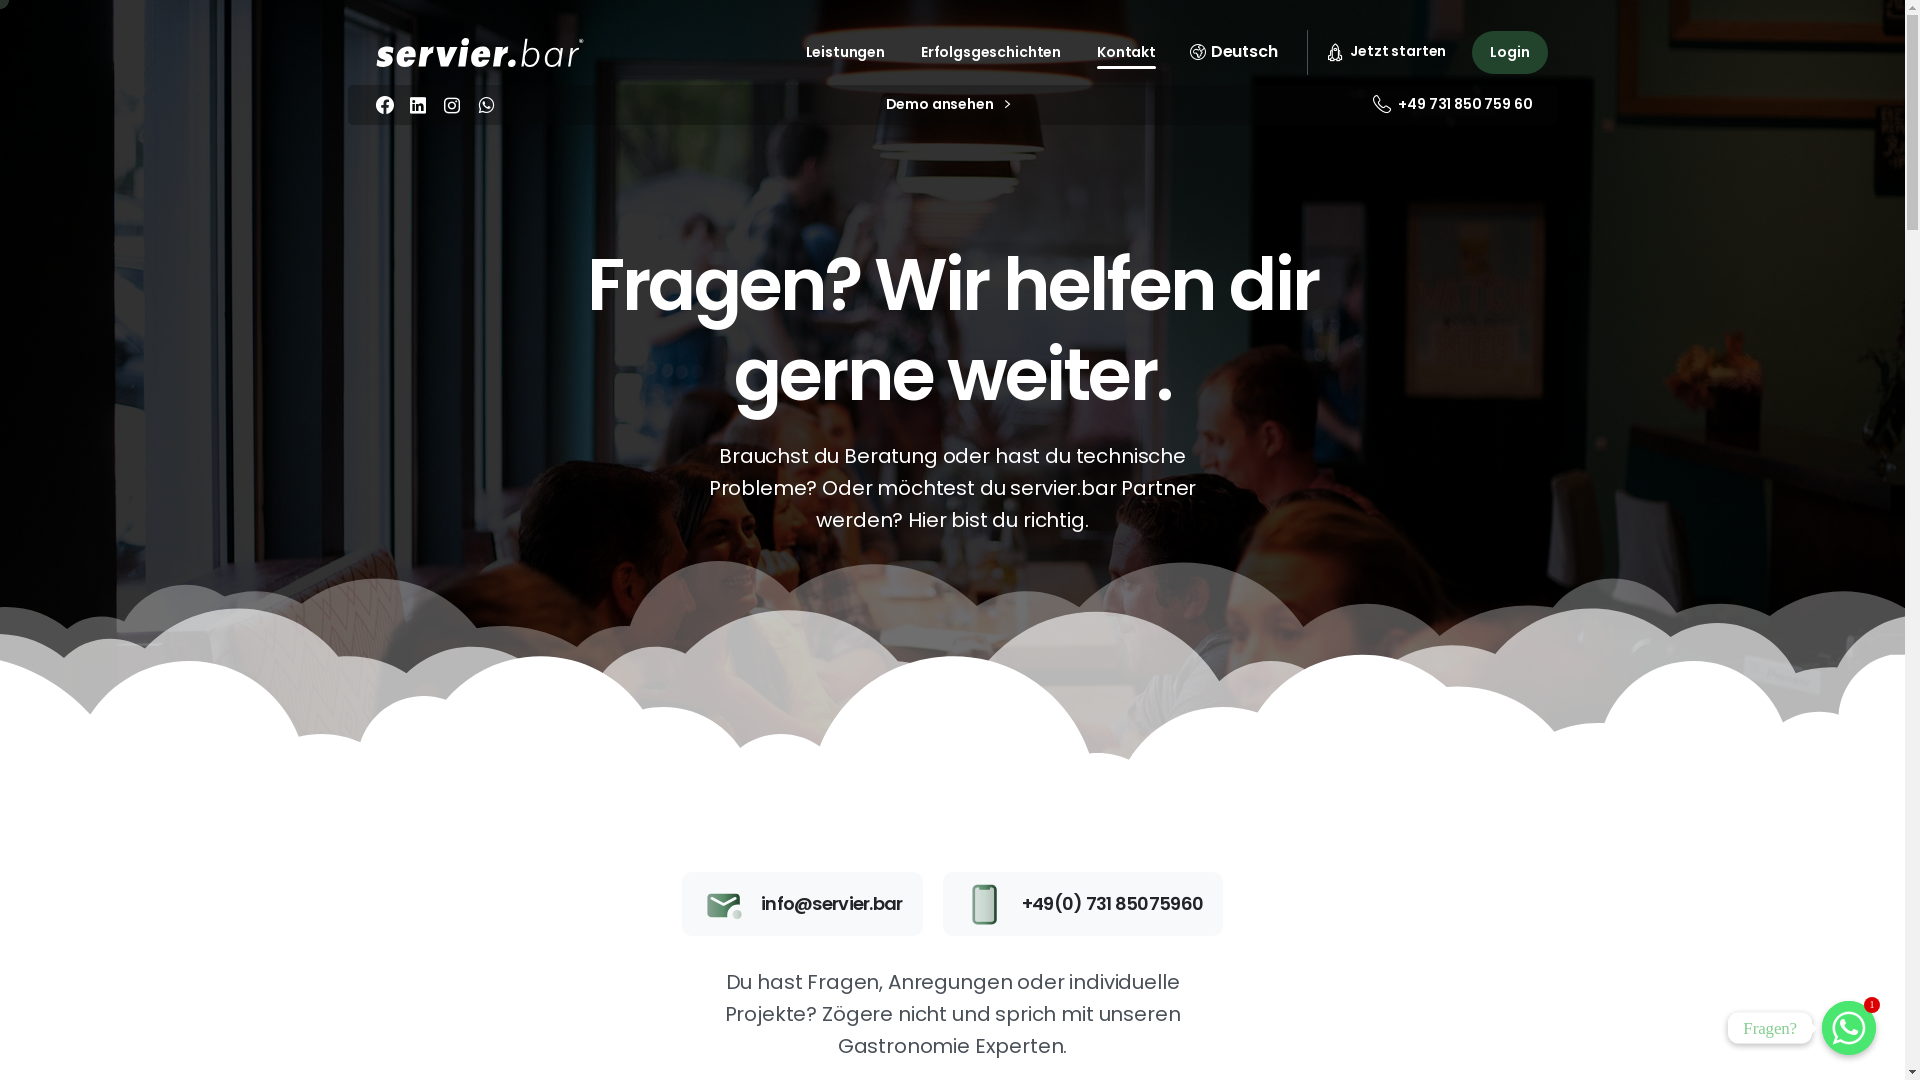  I want to click on '+49(0) 731 85075960', so click(1082, 903).